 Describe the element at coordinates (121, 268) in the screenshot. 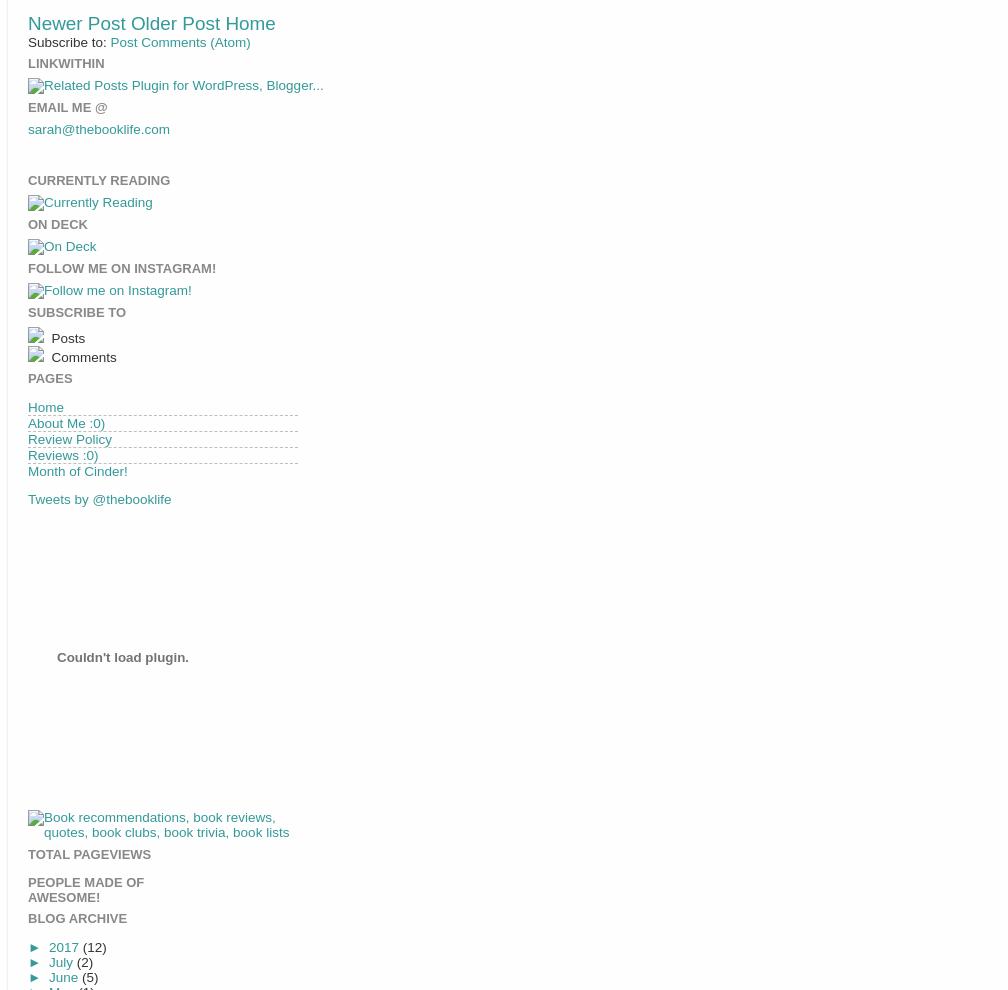

I see `'Follow me on Instagram!'` at that location.